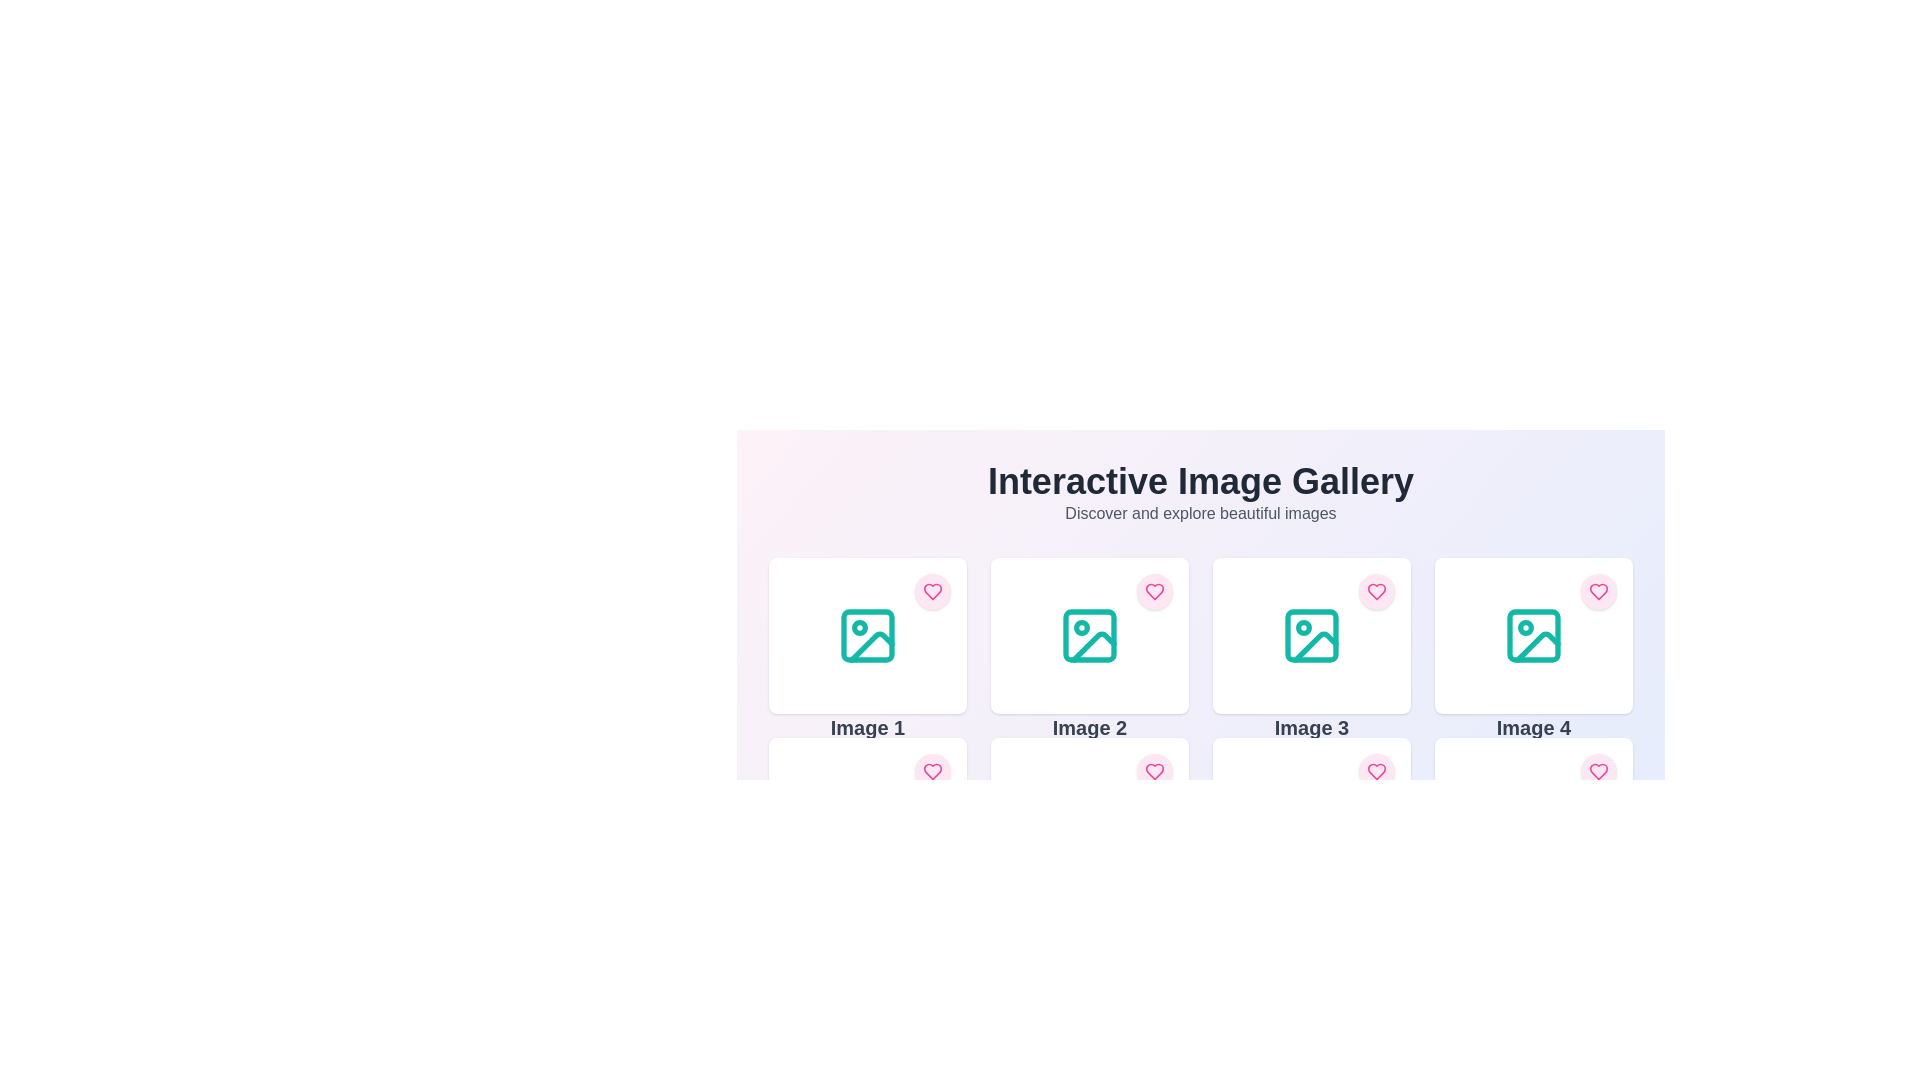 Image resolution: width=1920 pixels, height=1080 pixels. What do you see at coordinates (1533, 636) in the screenshot?
I see `the image icon with a teal outline located in the fourth position of the gallery` at bounding box center [1533, 636].